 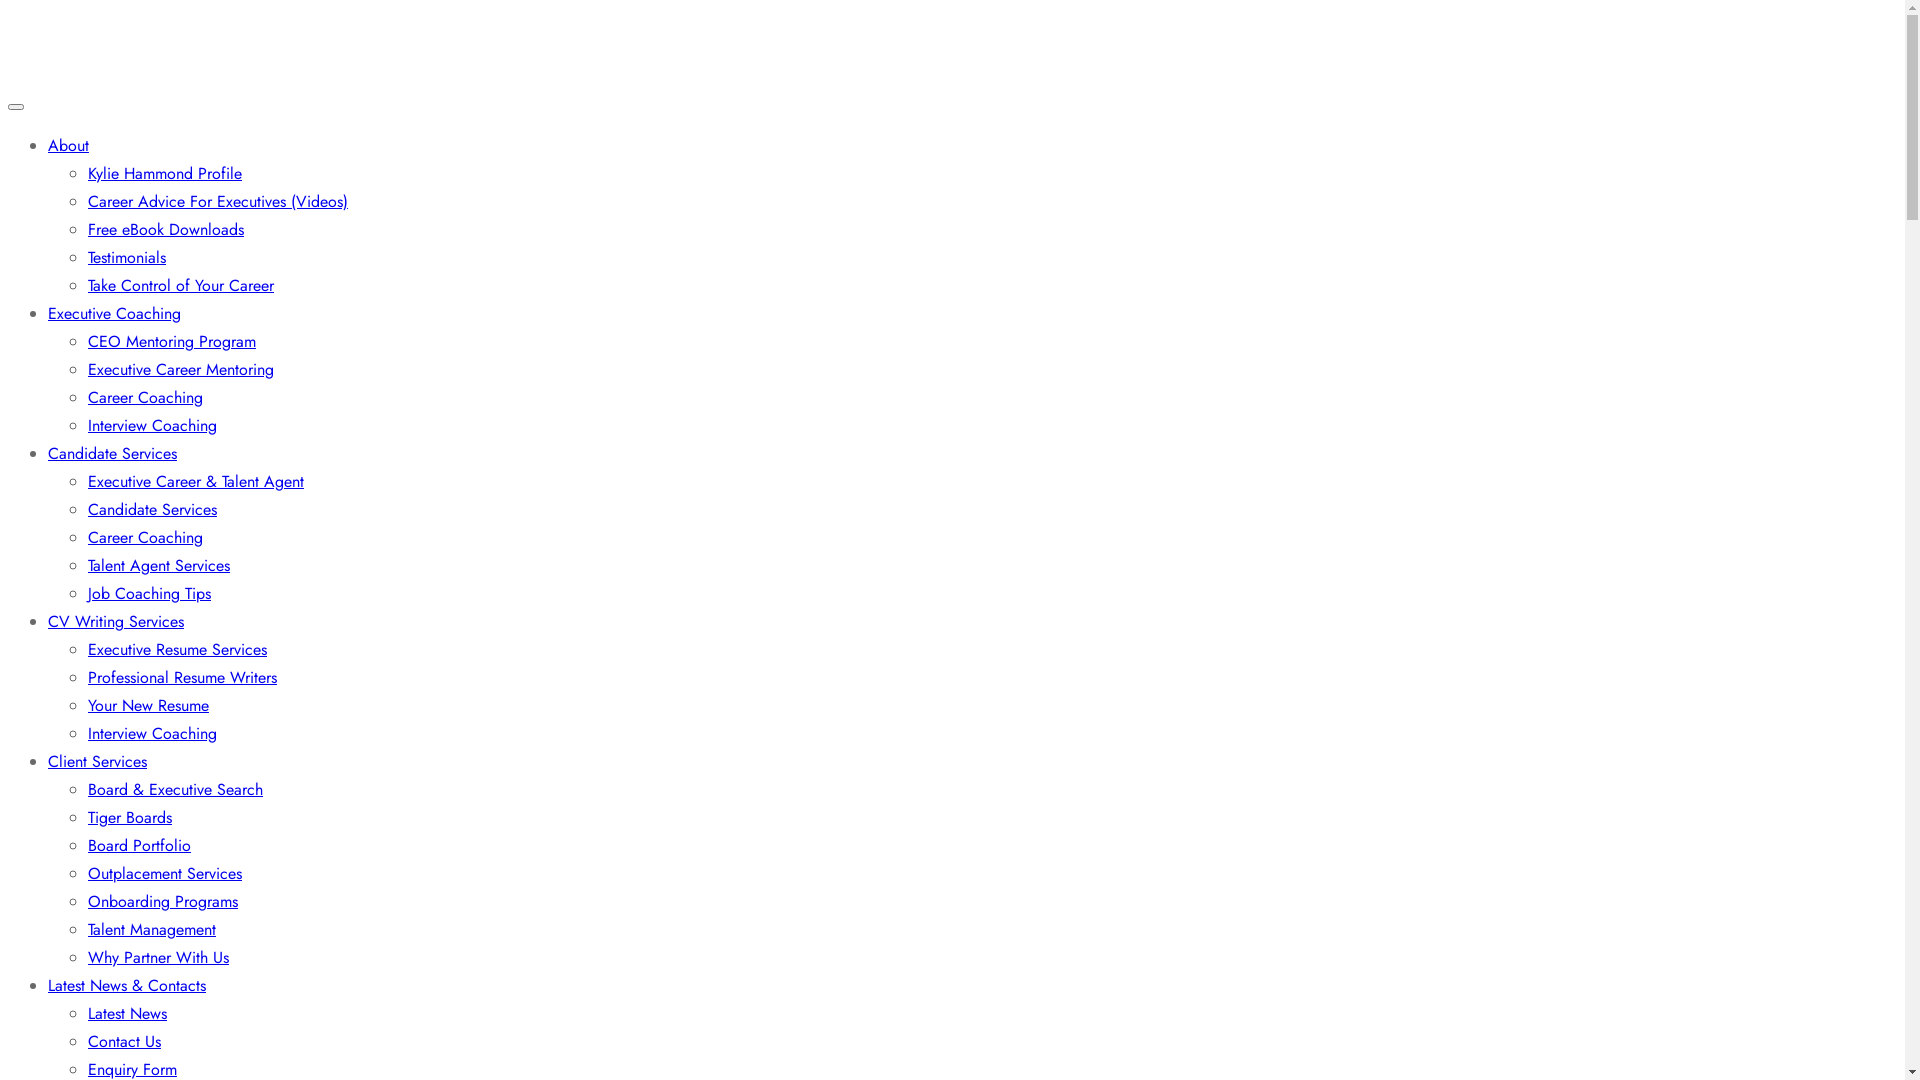 What do you see at coordinates (96, 761) in the screenshot?
I see `'Client Services'` at bounding box center [96, 761].